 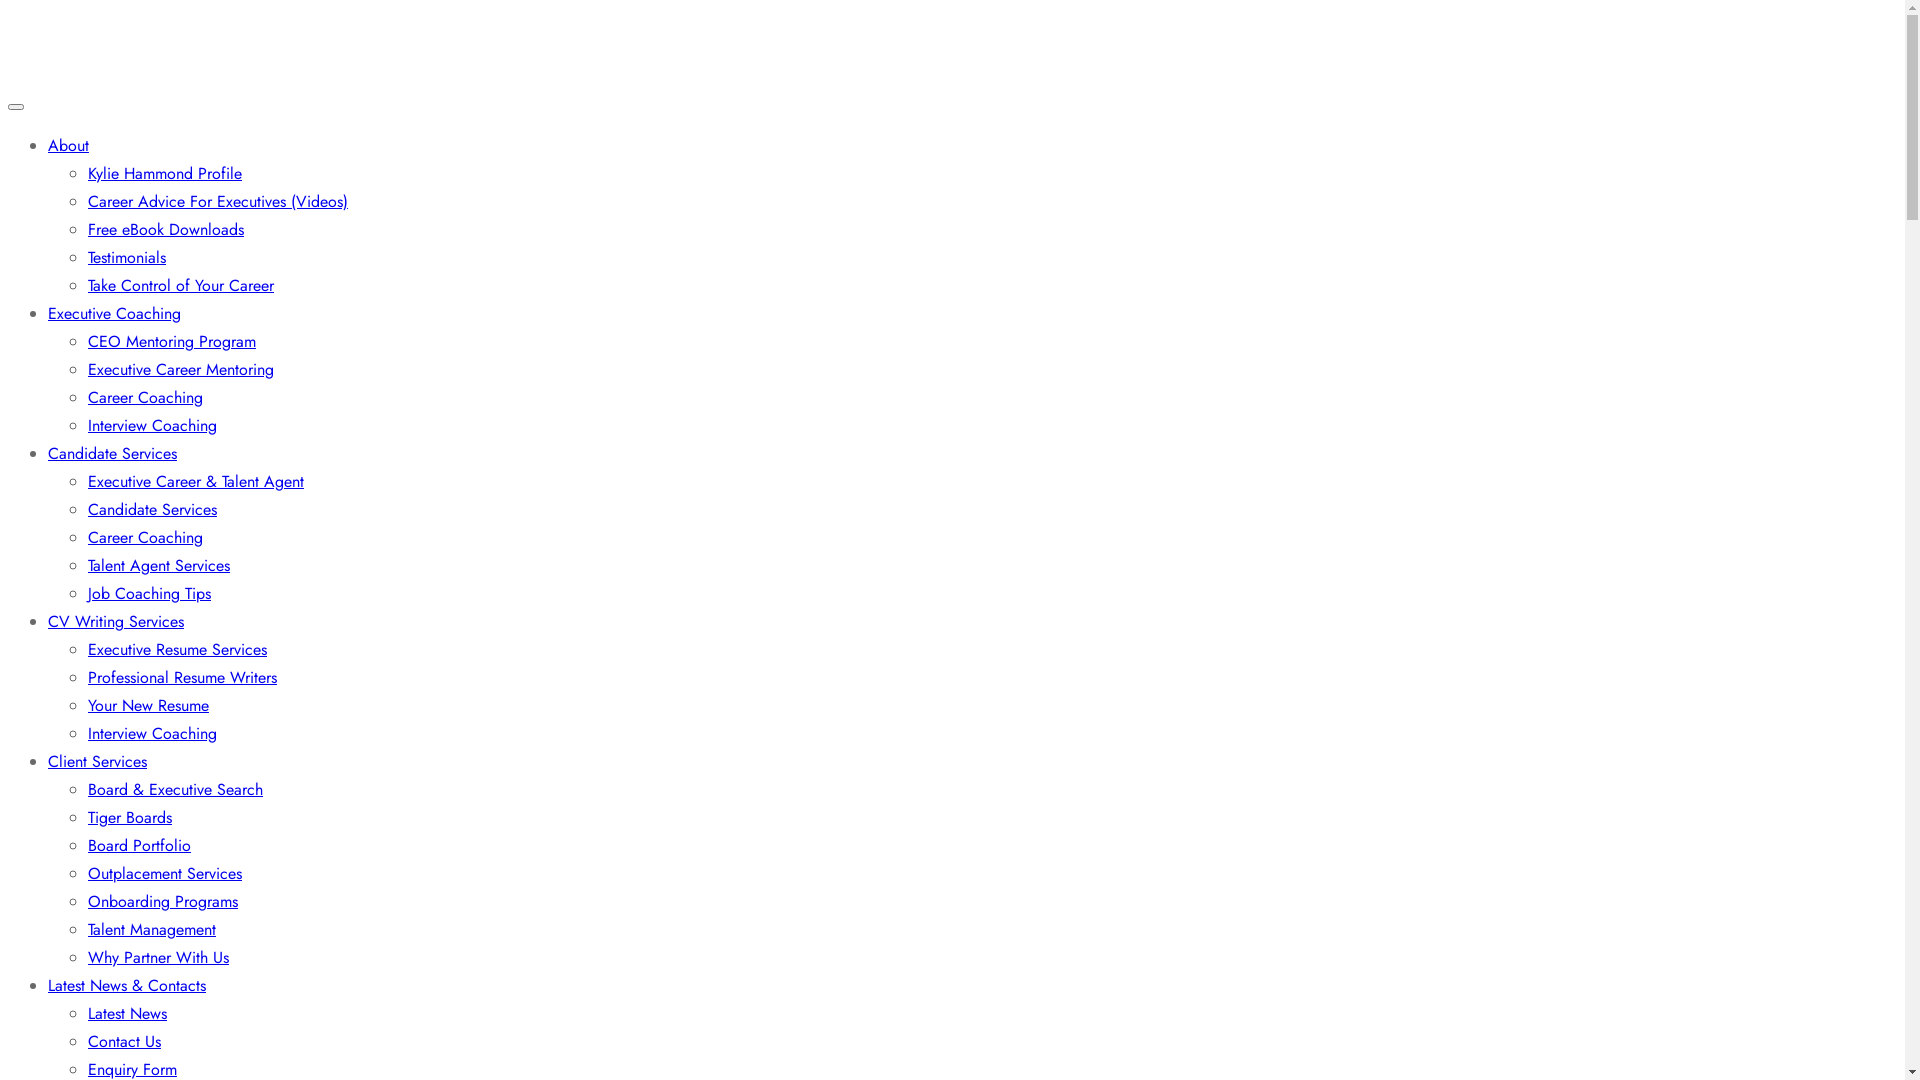 What do you see at coordinates (96, 761) in the screenshot?
I see `'Client Services'` at bounding box center [96, 761].